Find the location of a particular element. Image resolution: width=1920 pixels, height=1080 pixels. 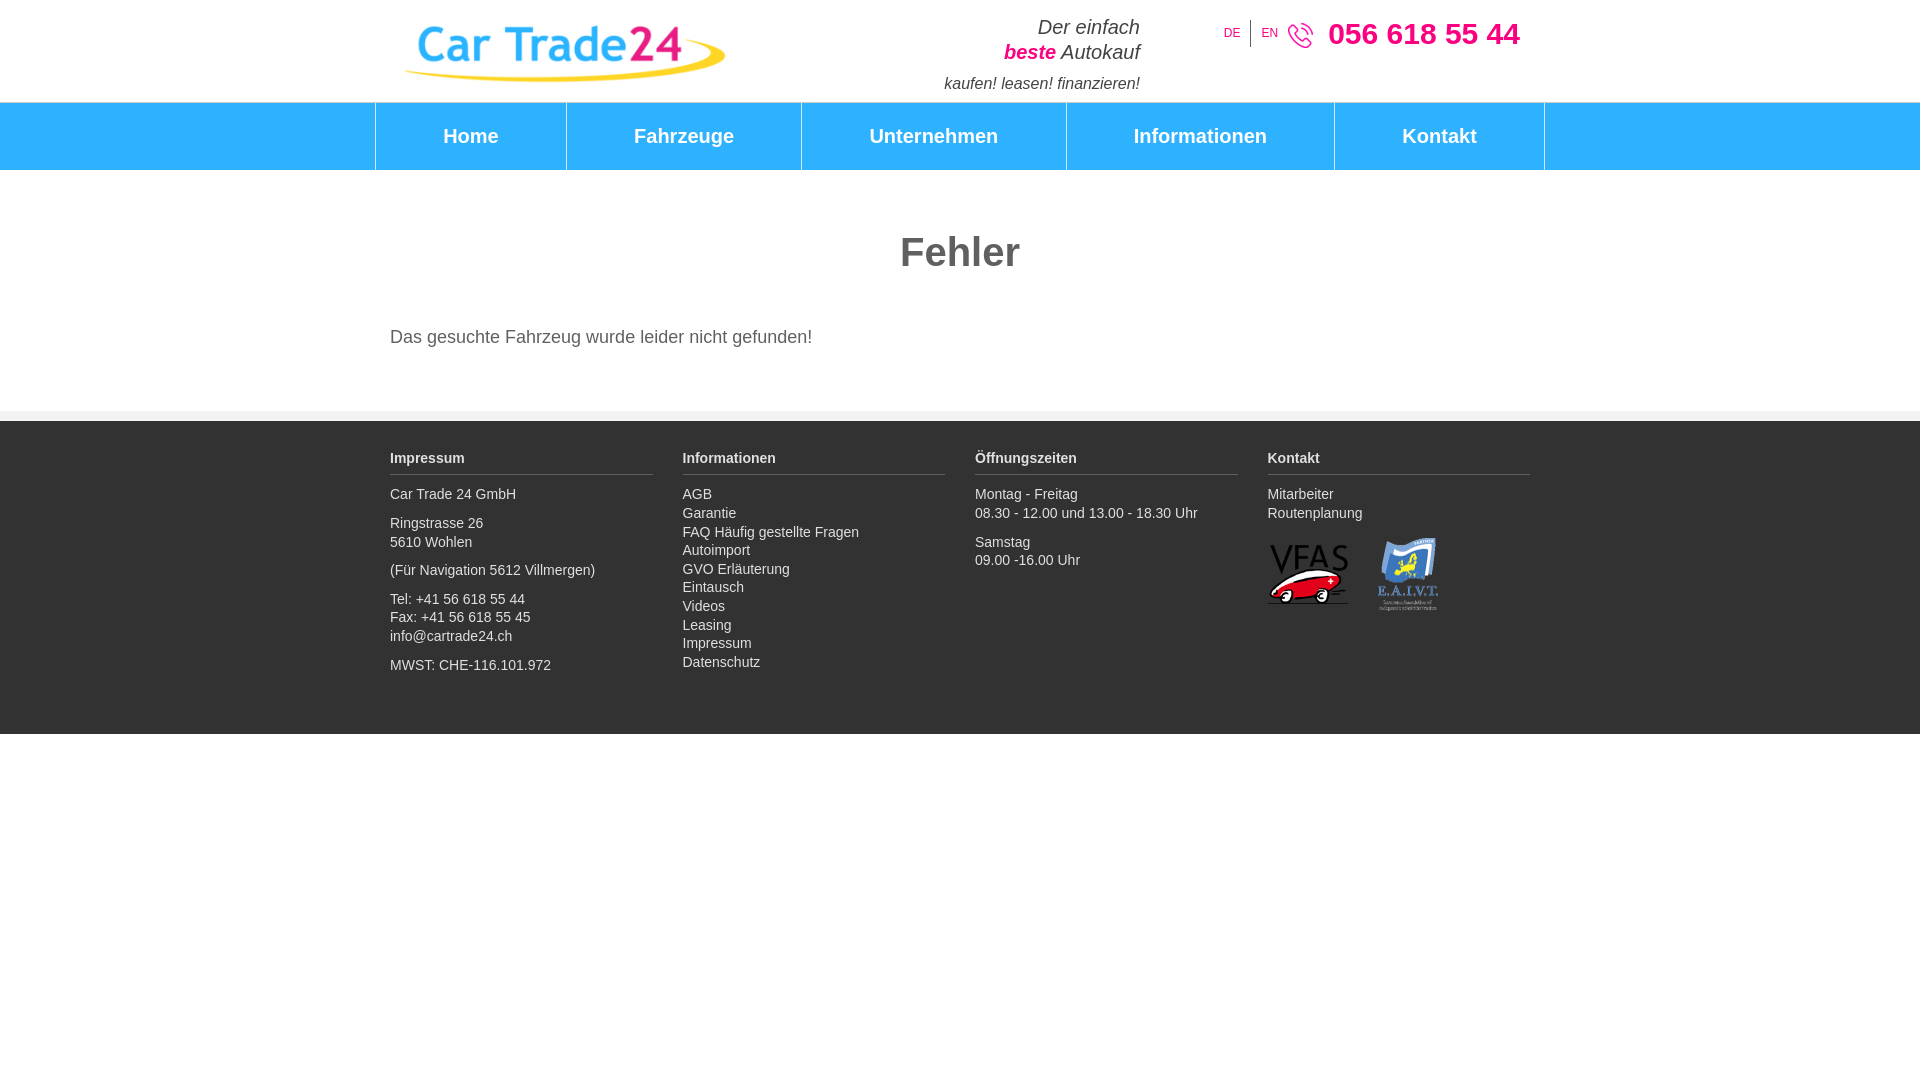

'EN' is located at coordinates (1268, 33).